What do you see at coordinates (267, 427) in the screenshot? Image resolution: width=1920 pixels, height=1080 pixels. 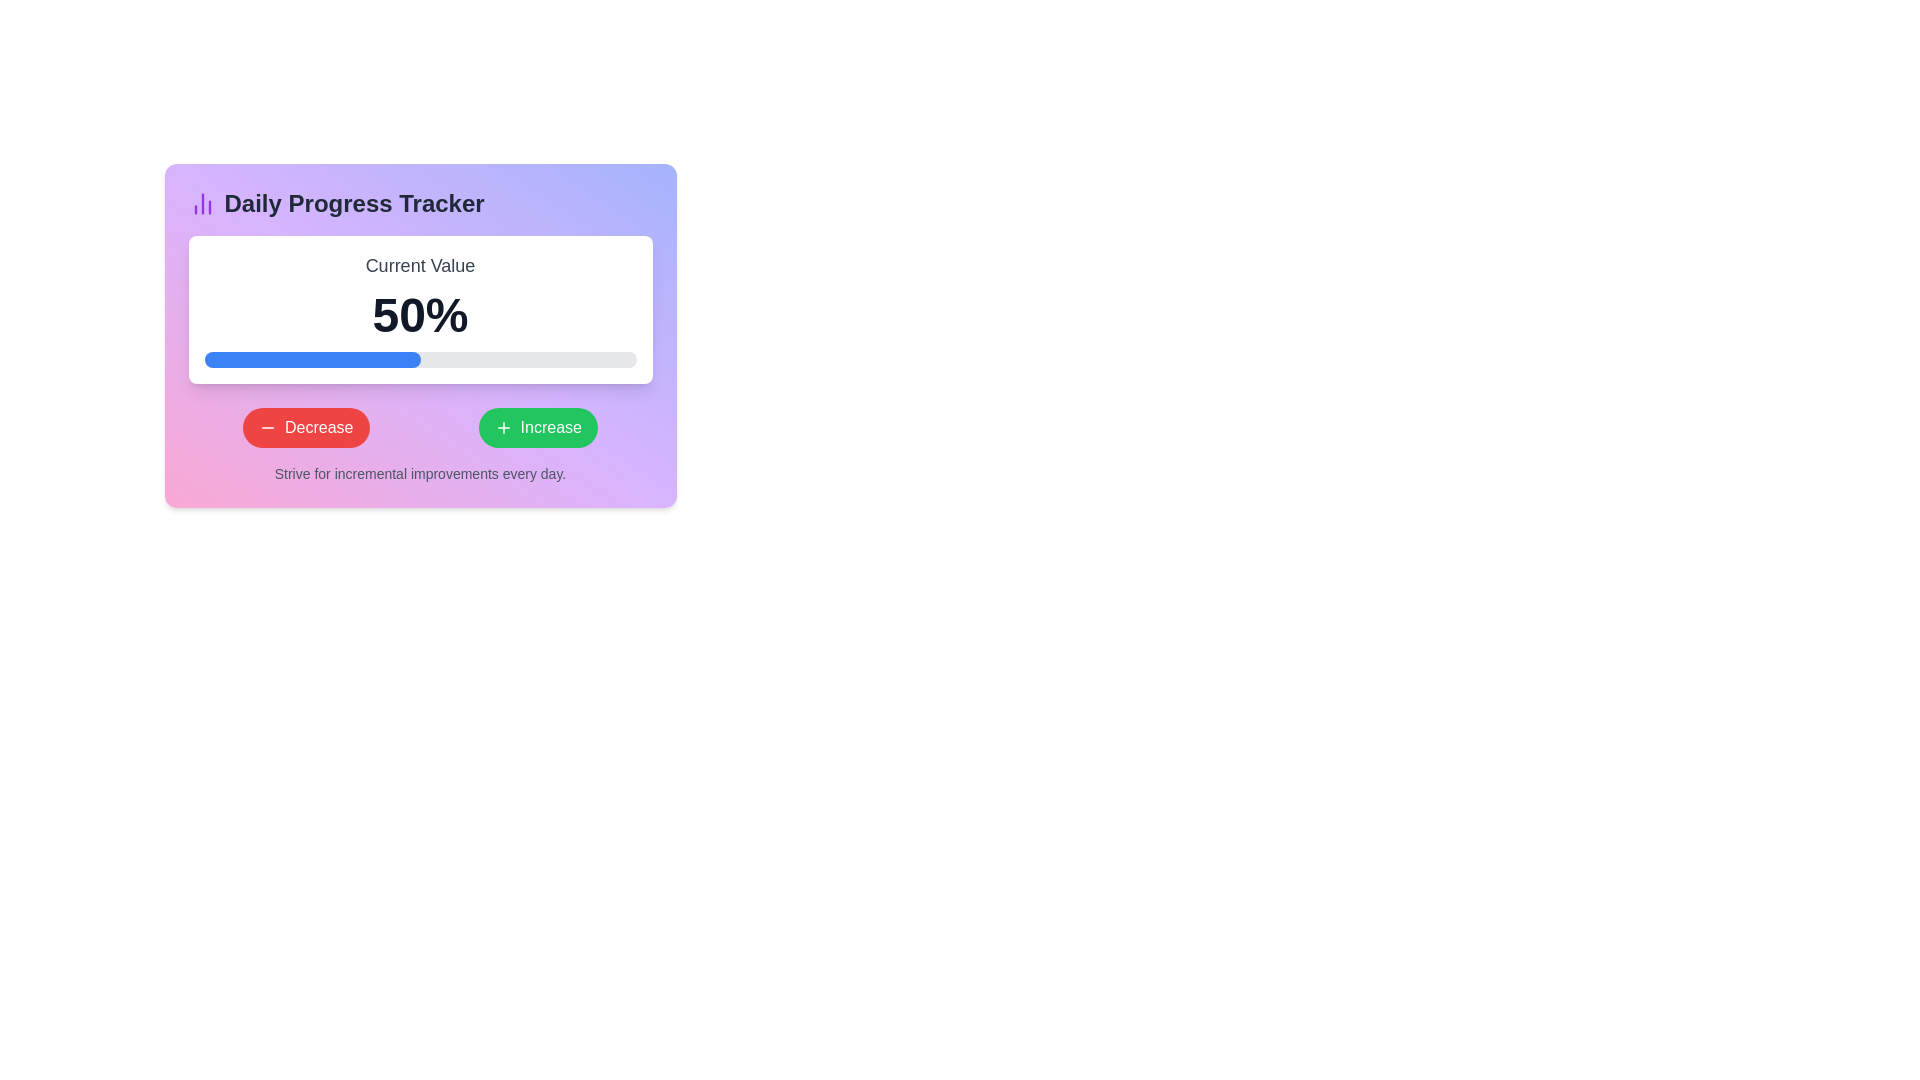 I see `the small minus icon inside the red 'Decrease' button` at bounding box center [267, 427].